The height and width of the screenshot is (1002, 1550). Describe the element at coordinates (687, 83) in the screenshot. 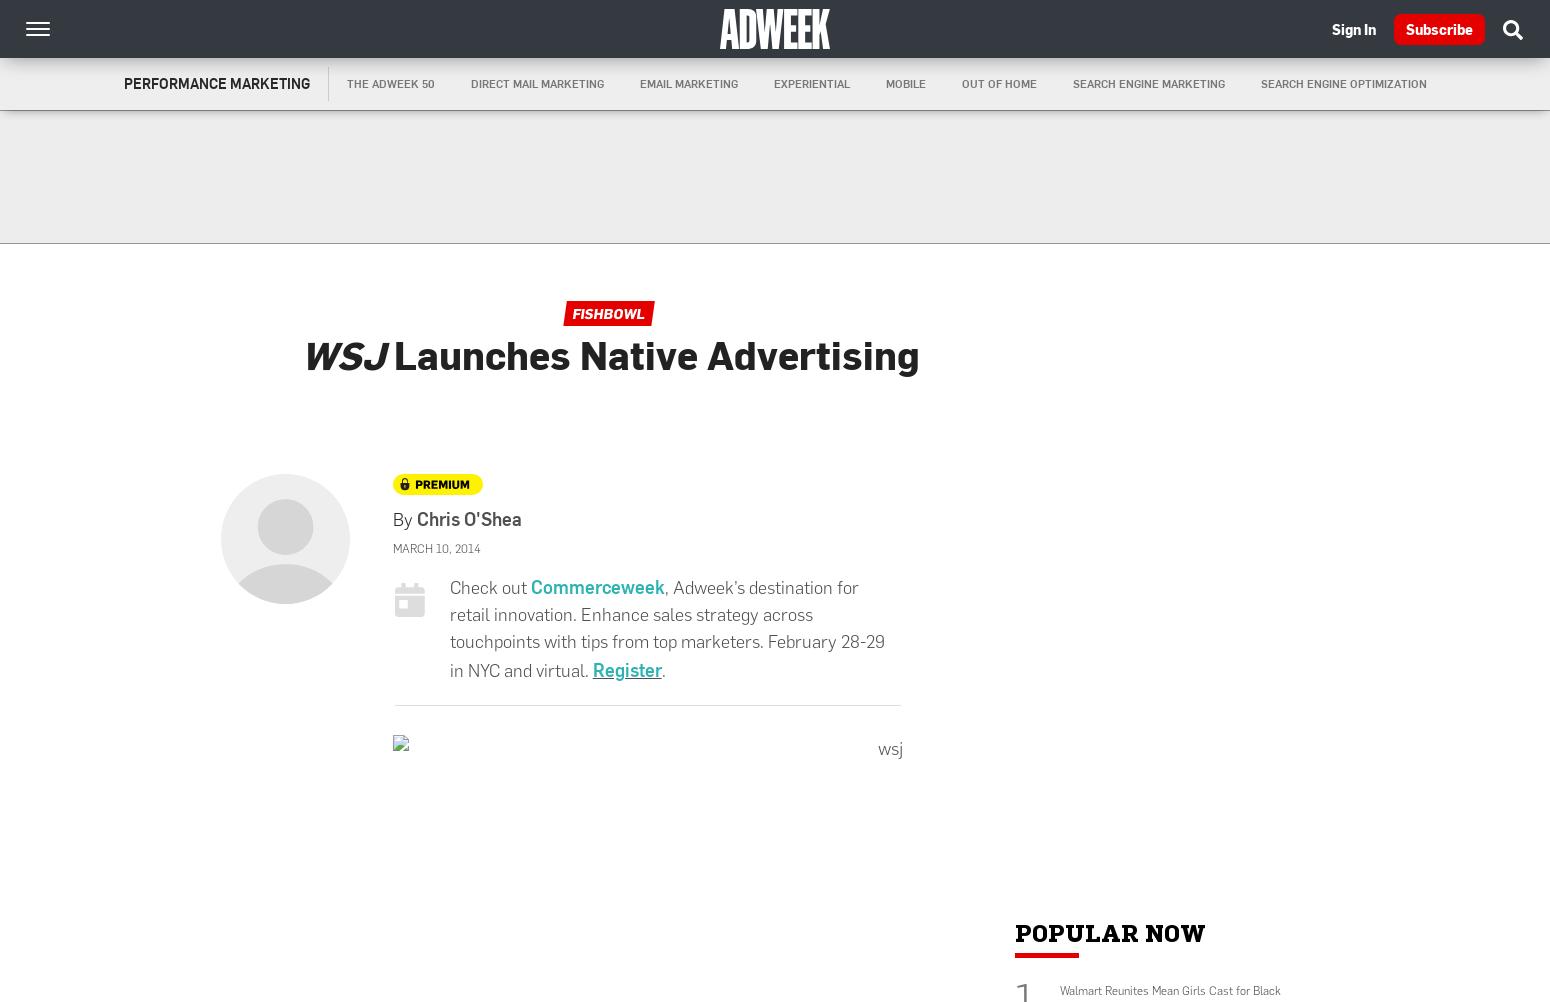

I see `'Email Marketing'` at that location.